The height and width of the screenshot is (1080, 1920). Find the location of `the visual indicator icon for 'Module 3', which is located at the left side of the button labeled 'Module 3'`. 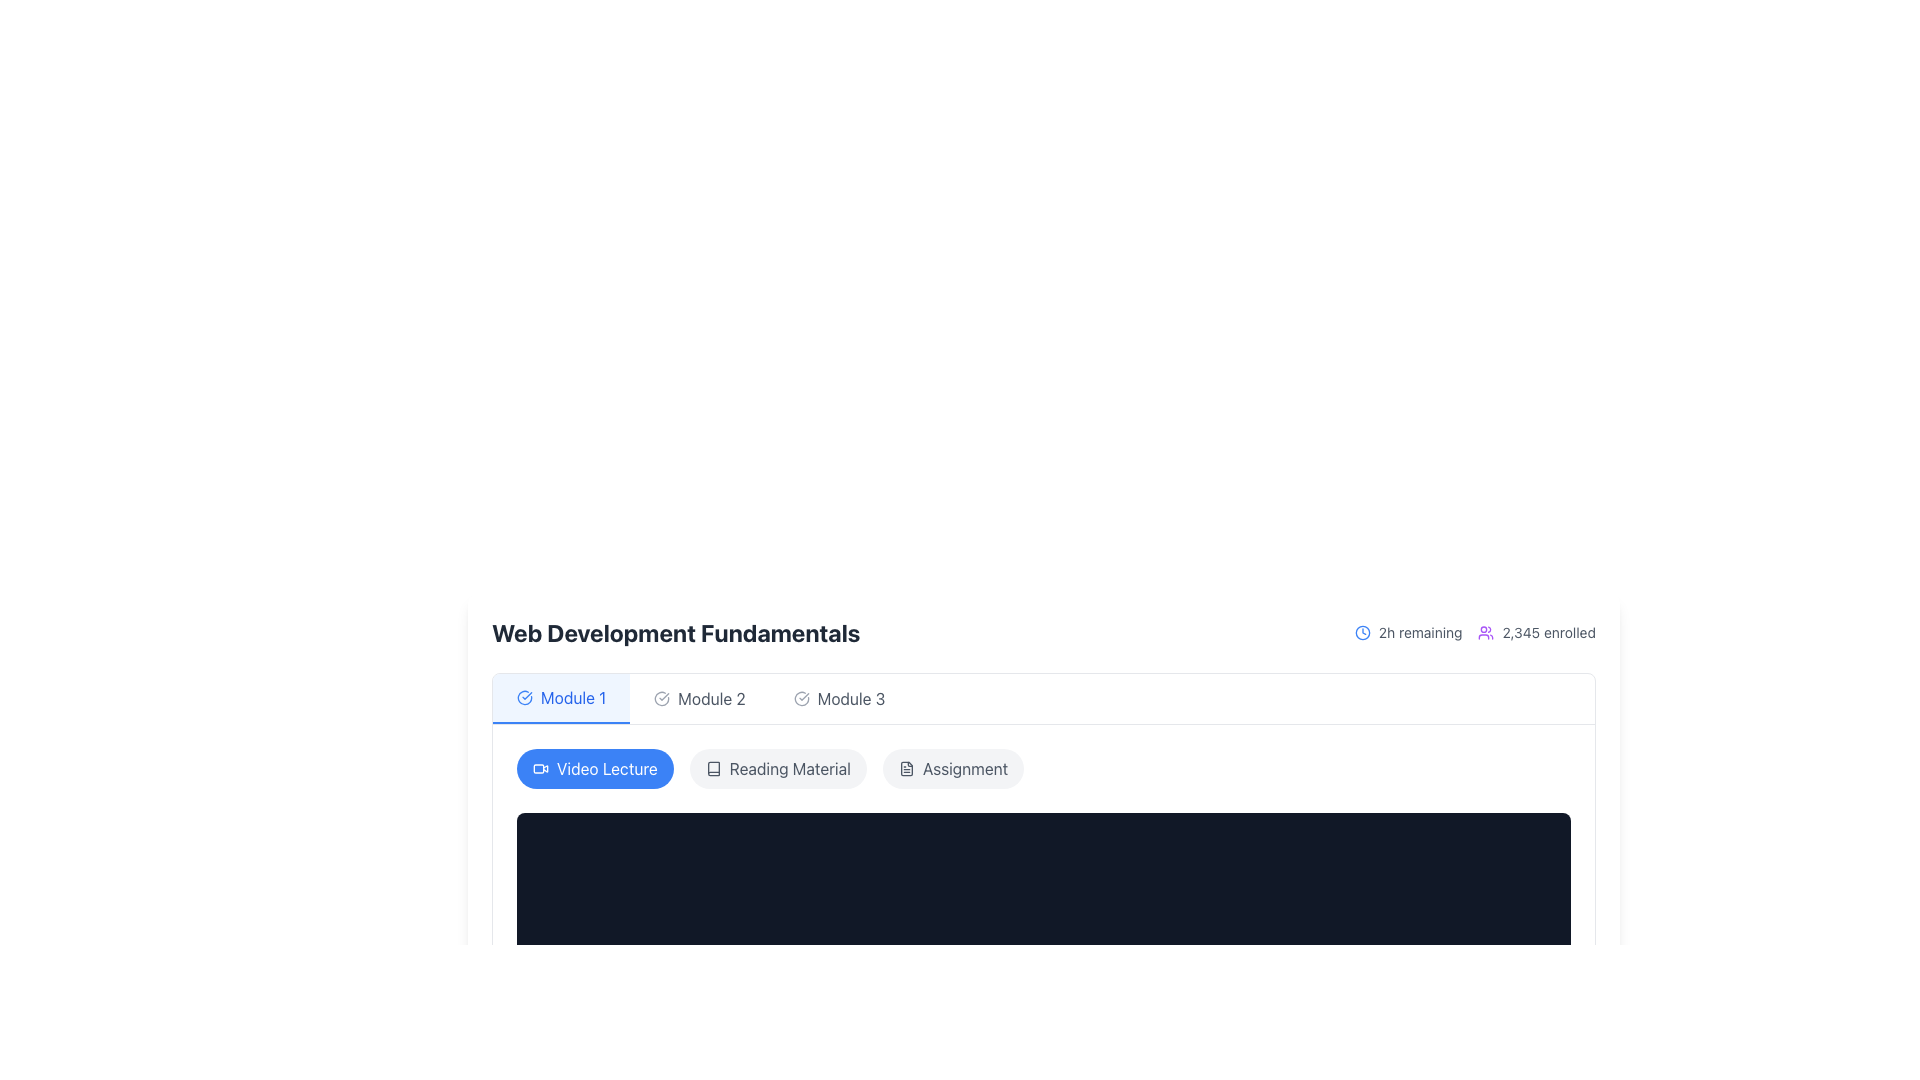

the visual indicator icon for 'Module 3', which is located at the left side of the button labeled 'Module 3' is located at coordinates (801, 697).